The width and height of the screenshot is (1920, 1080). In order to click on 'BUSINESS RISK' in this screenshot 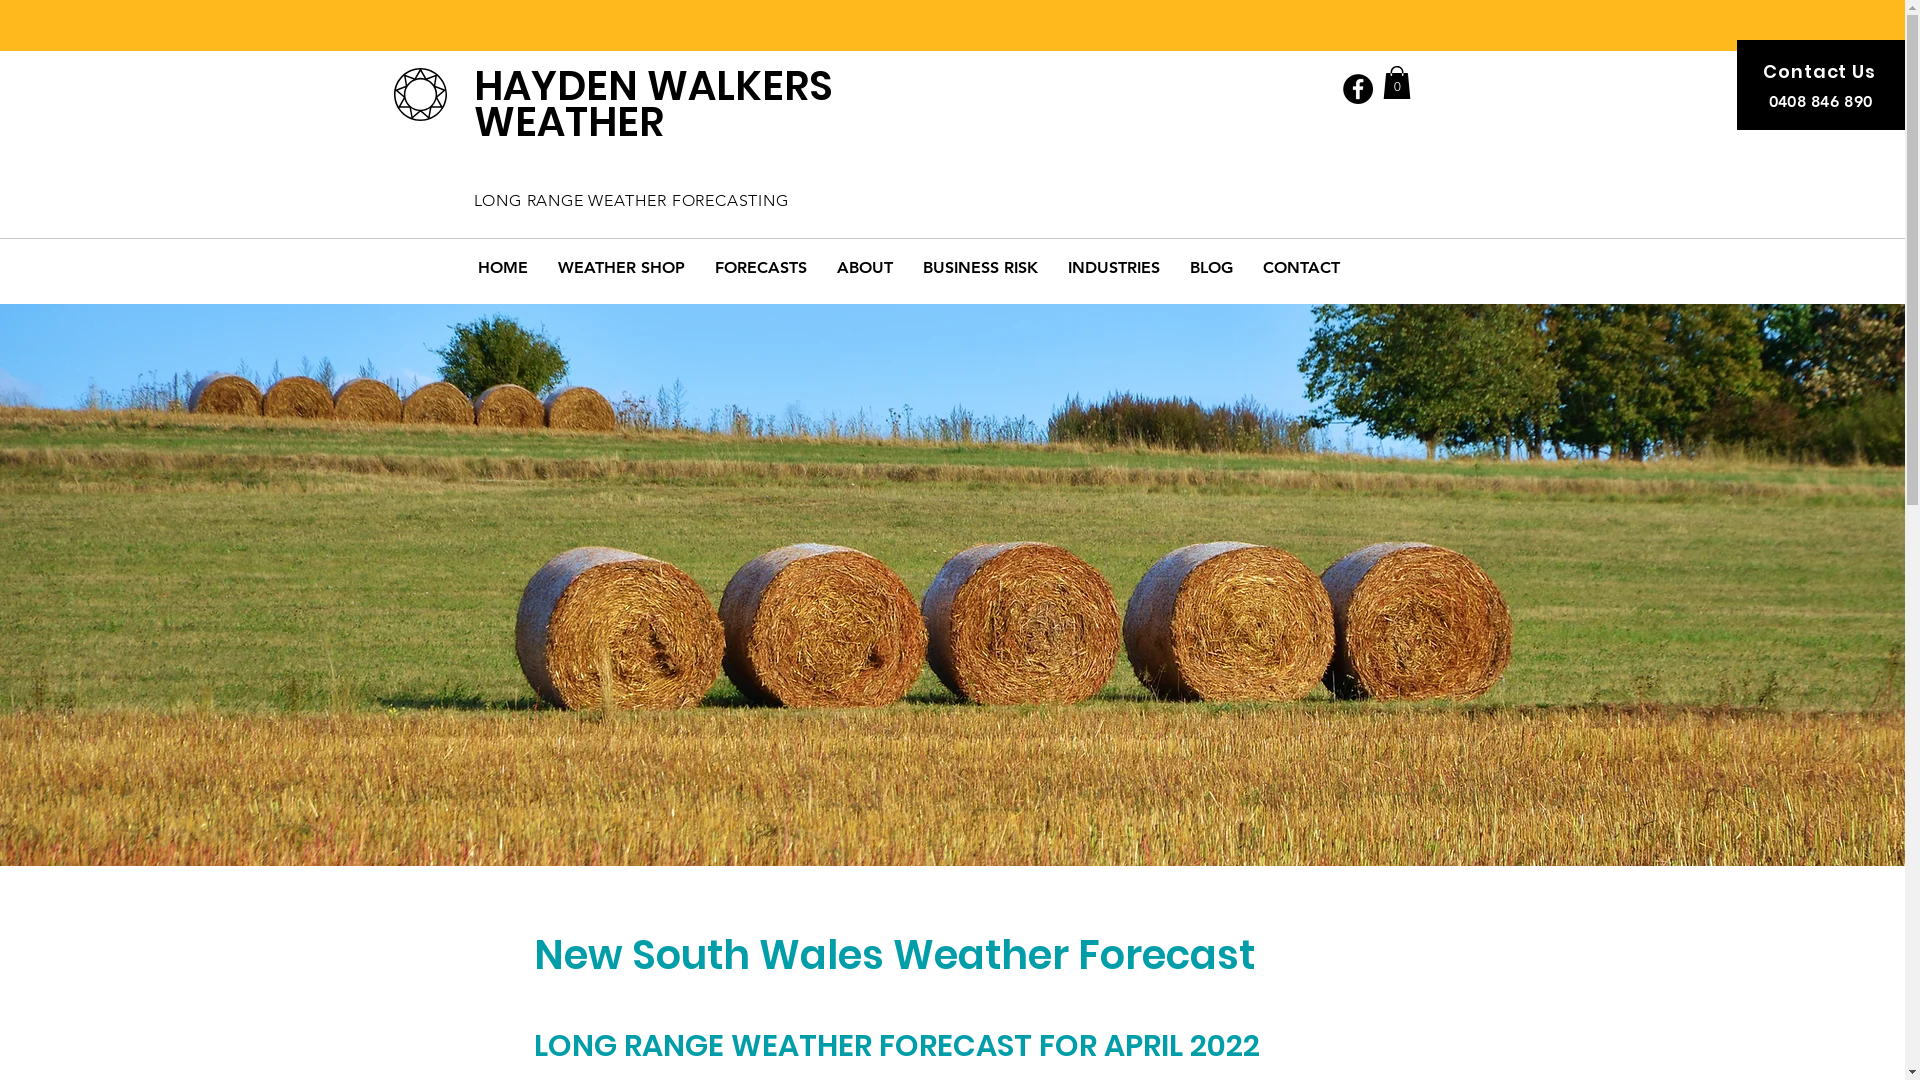, I will do `click(980, 266)`.